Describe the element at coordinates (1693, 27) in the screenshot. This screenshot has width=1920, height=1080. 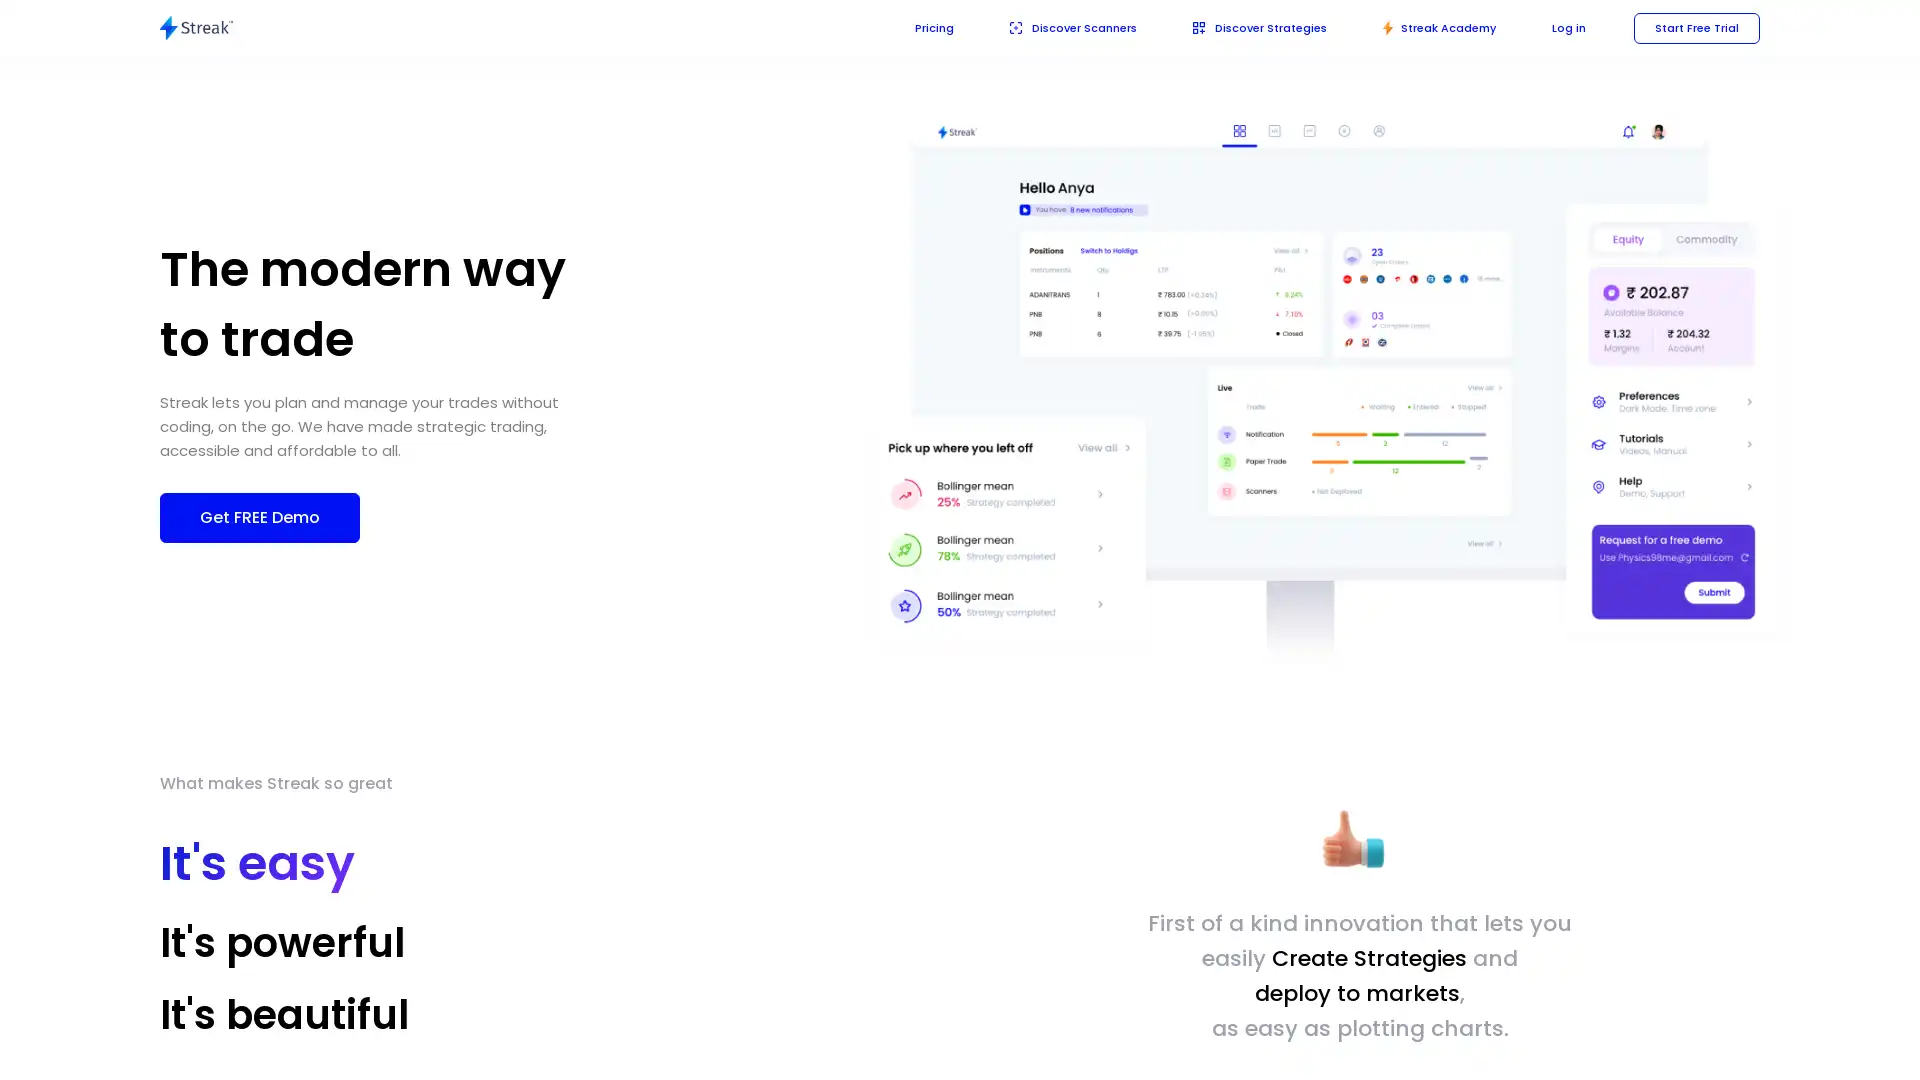
I see `Start Free Trial` at that location.